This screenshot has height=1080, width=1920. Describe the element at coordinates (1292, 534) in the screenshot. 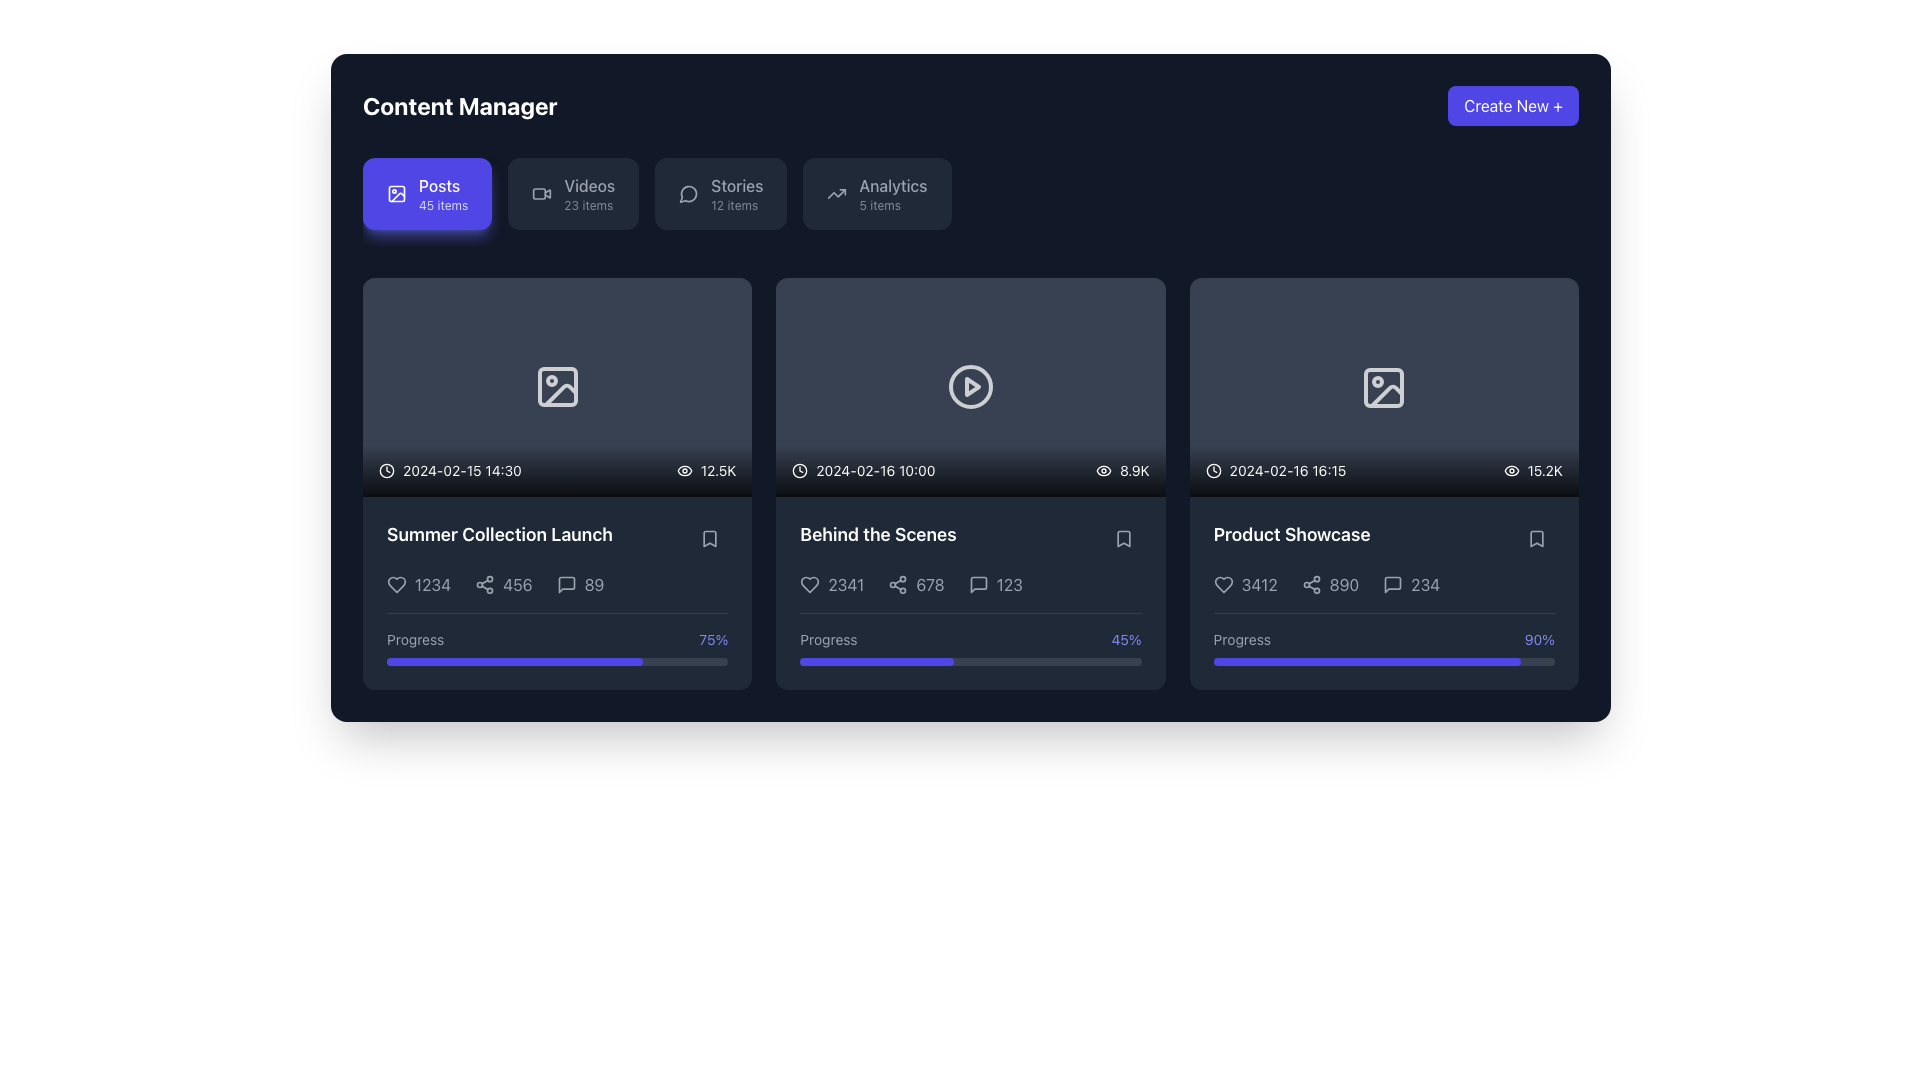

I see `the static text label that identifies the content or purpose of the rightmost card in a three-card layout` at that location.